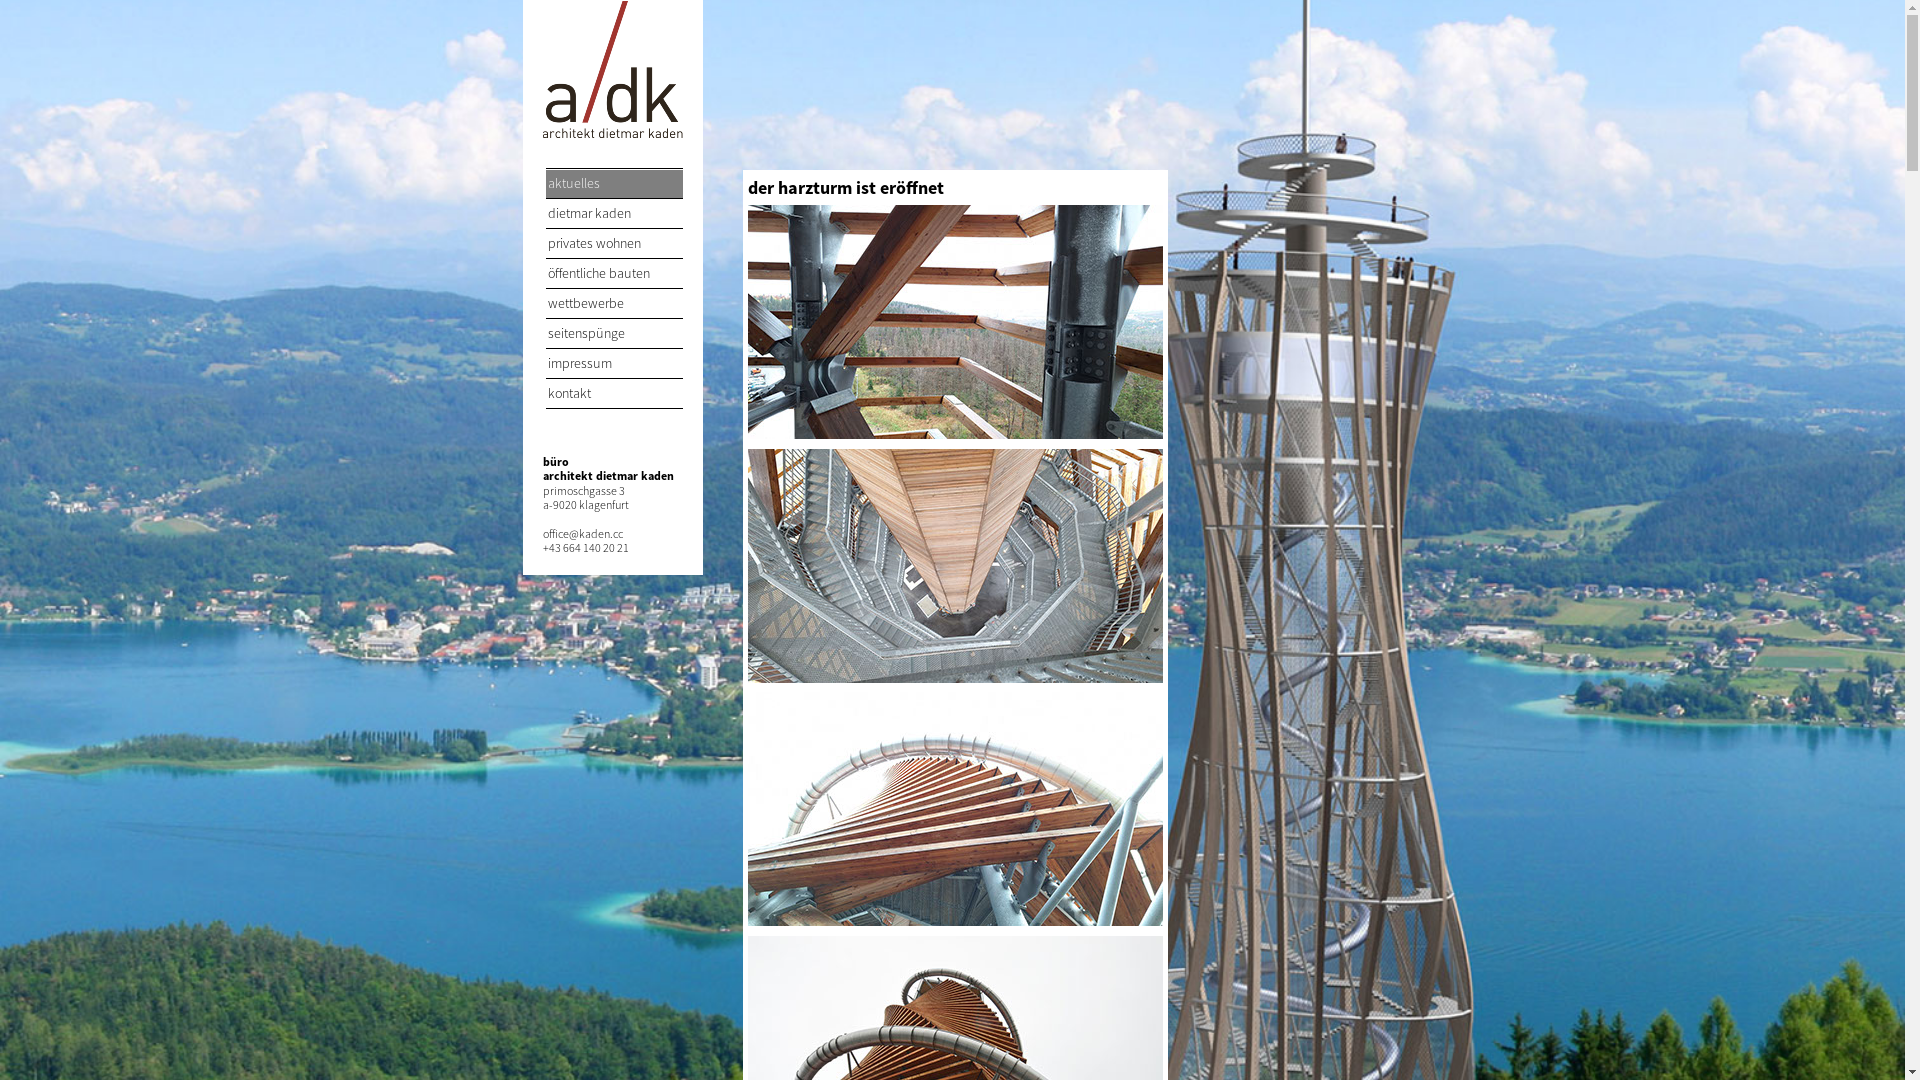 This screenshot has height=1080, width=1920. Describe the element at coordinates (613, 304) in the screenshot. I see `'wettbewerbe'` at that location.